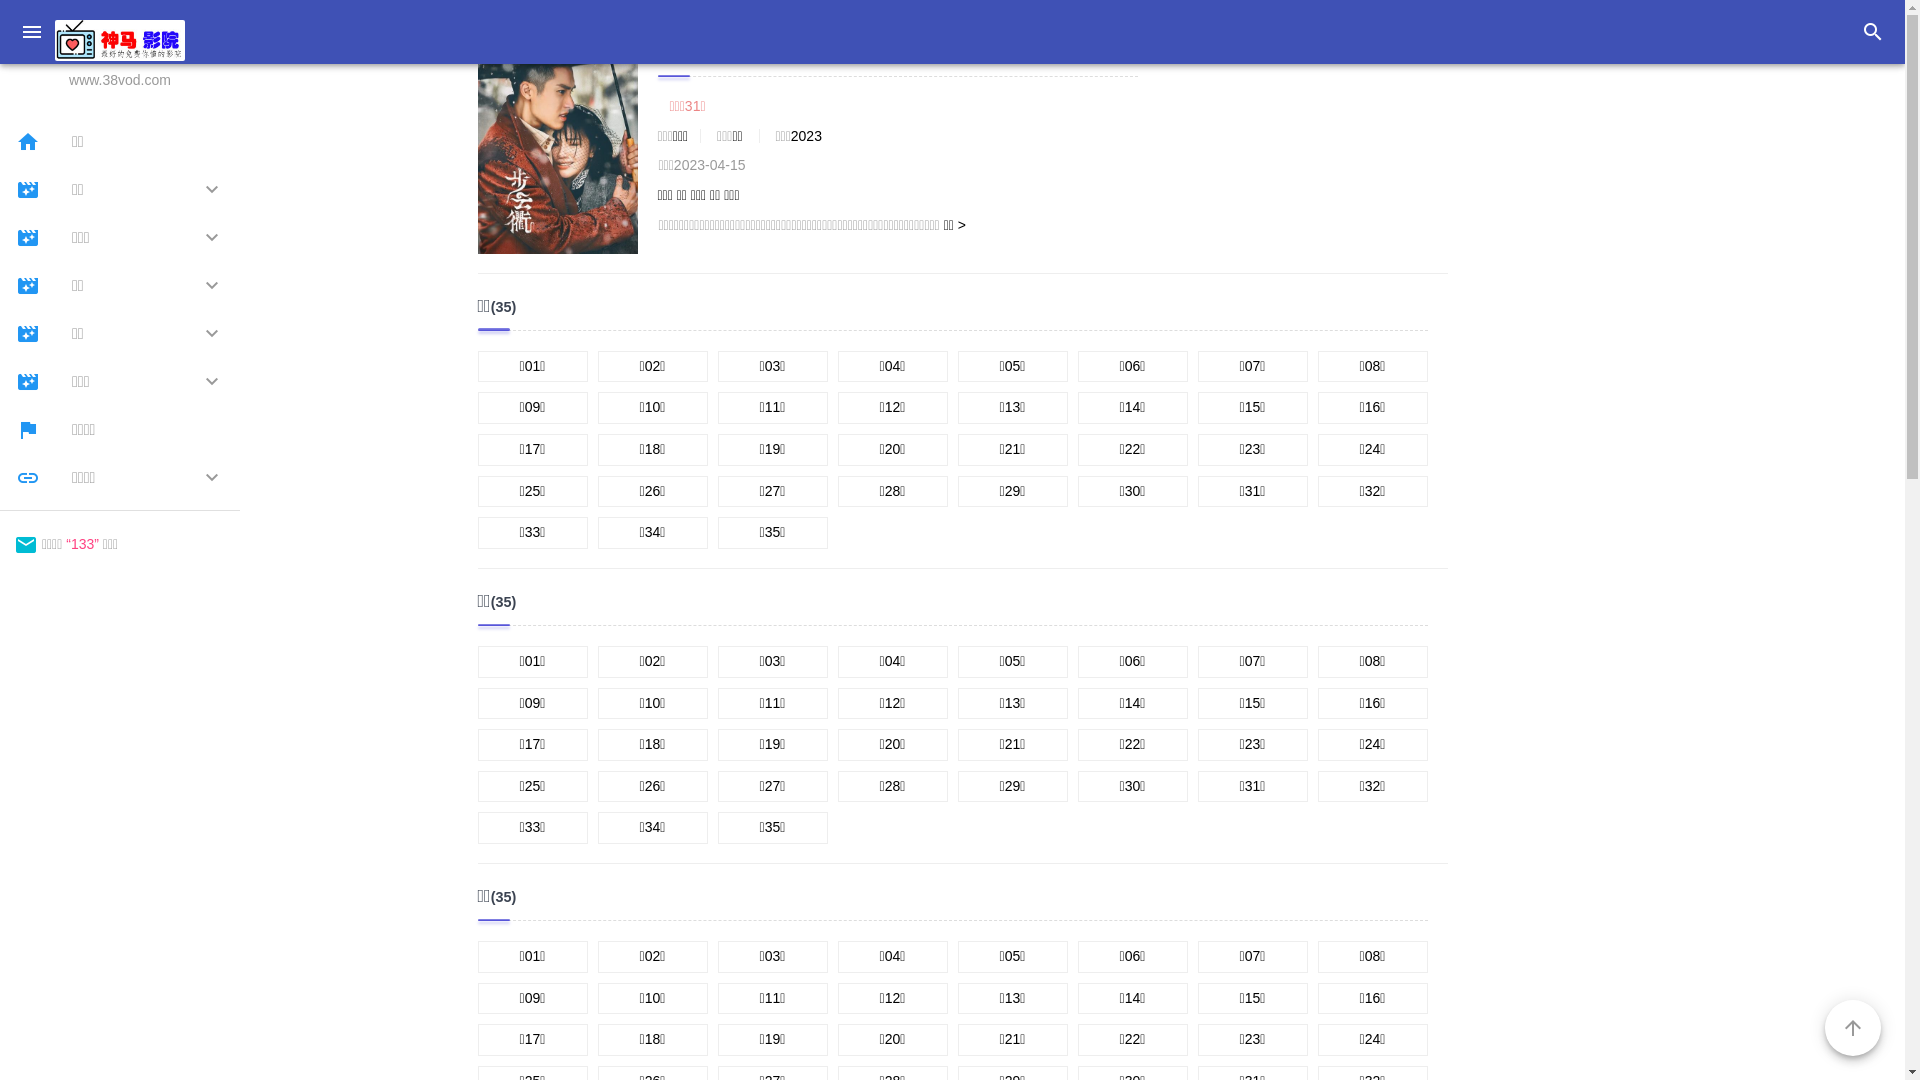 The height and width of the screenshot is (1080, 1920). I want to click on '2023', so click(790, 135).